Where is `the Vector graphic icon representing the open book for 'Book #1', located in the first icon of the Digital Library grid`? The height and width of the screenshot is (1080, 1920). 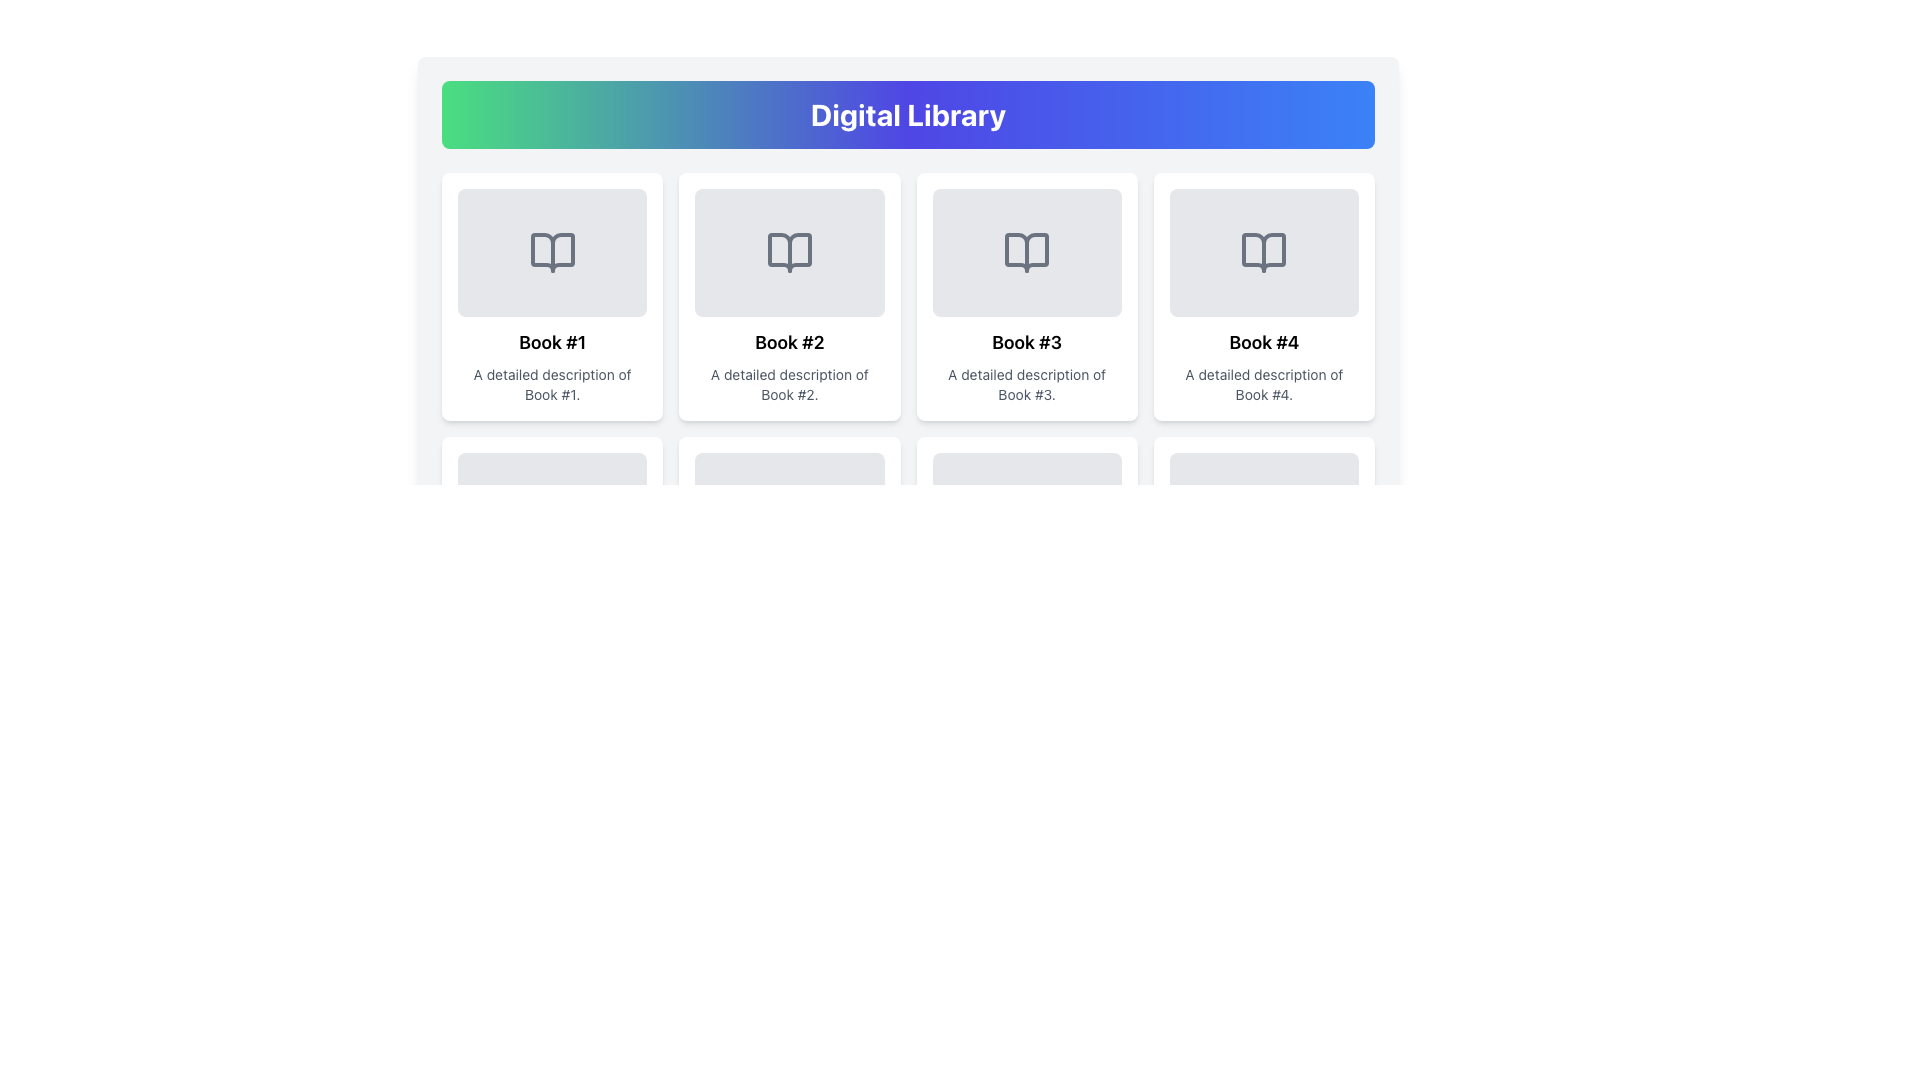 the Vector graphic icon representing the open book for 'Book #1', located in the first icon of the Digital Library grid is located at coordinates (552, 252).